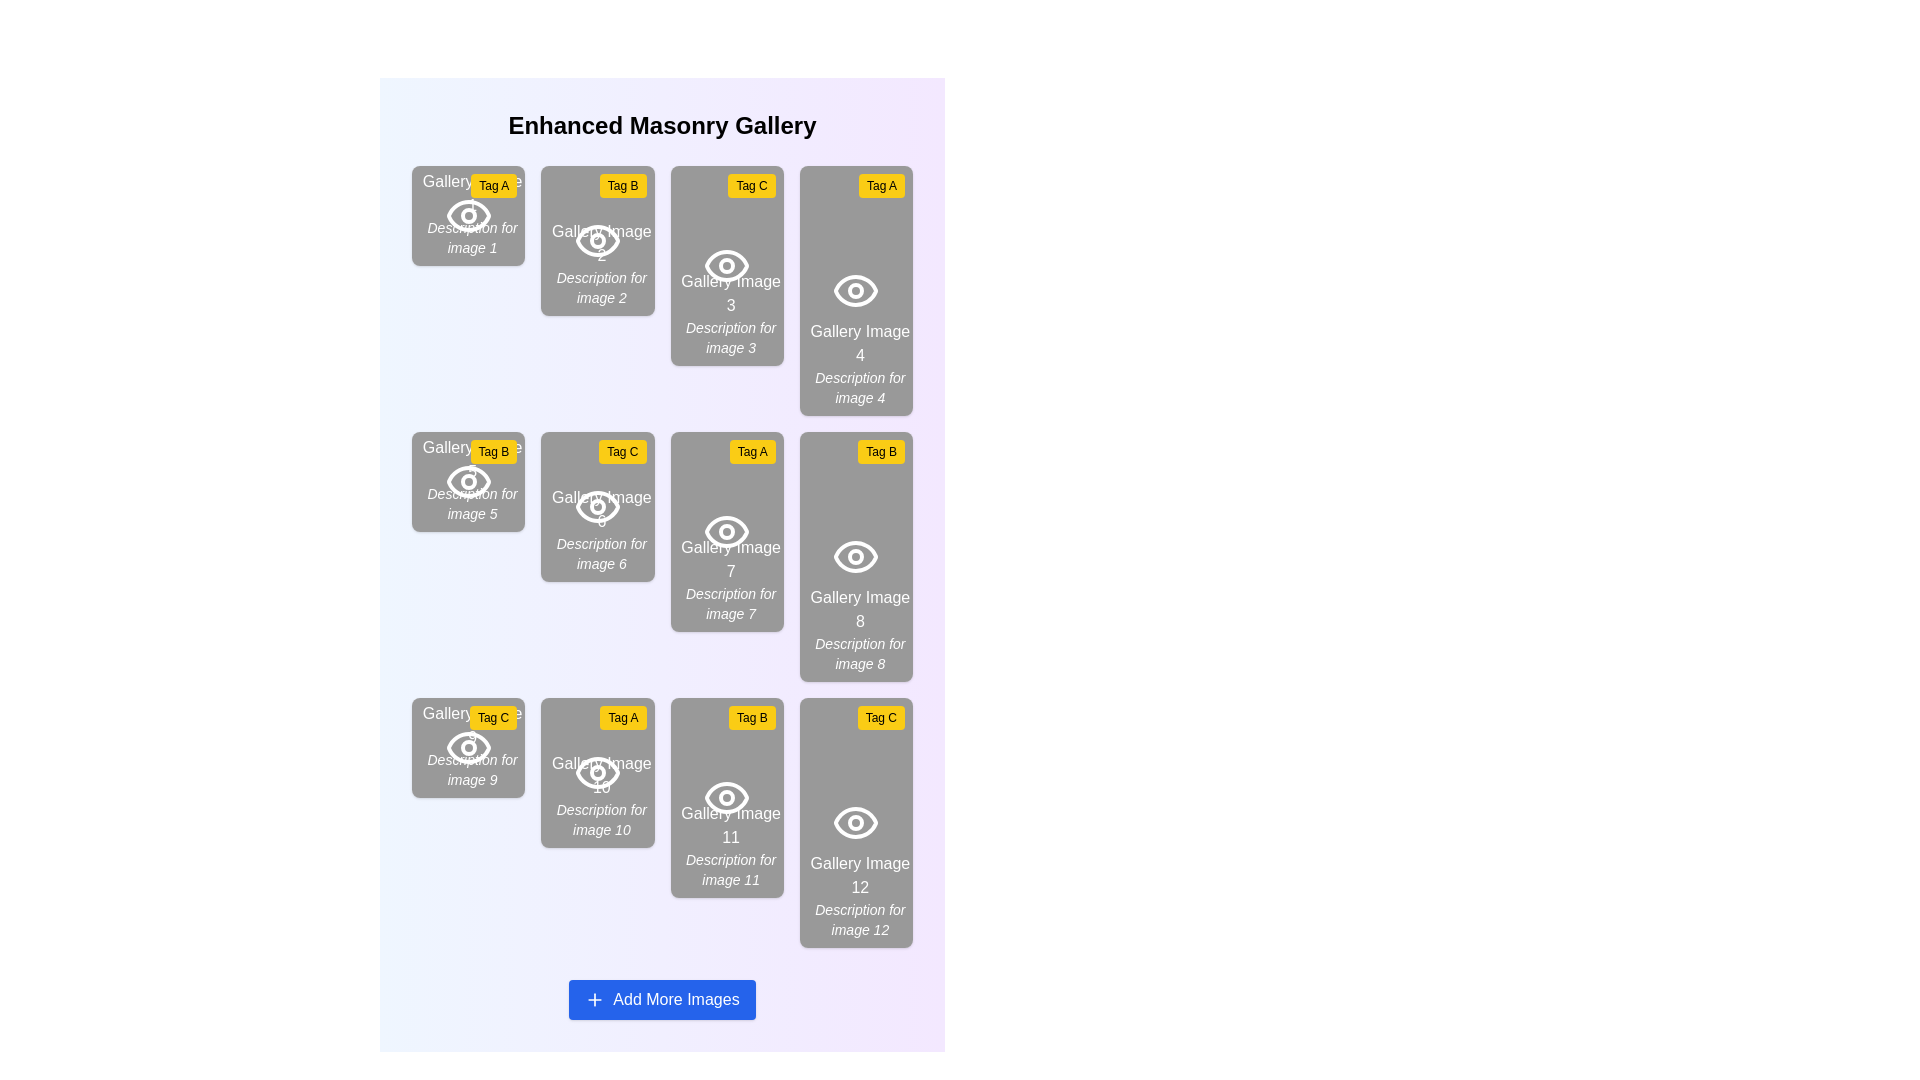 The width and height of the screenshot is (1920, 1080). Describe the element at coordinates (856, 822) in the screenshot. I see `text within the Gallery item card, which displays image metadata including title, description, and tag. This card is the twelfth in a grid layout, located in the last row and last column of the gallery` at that location.